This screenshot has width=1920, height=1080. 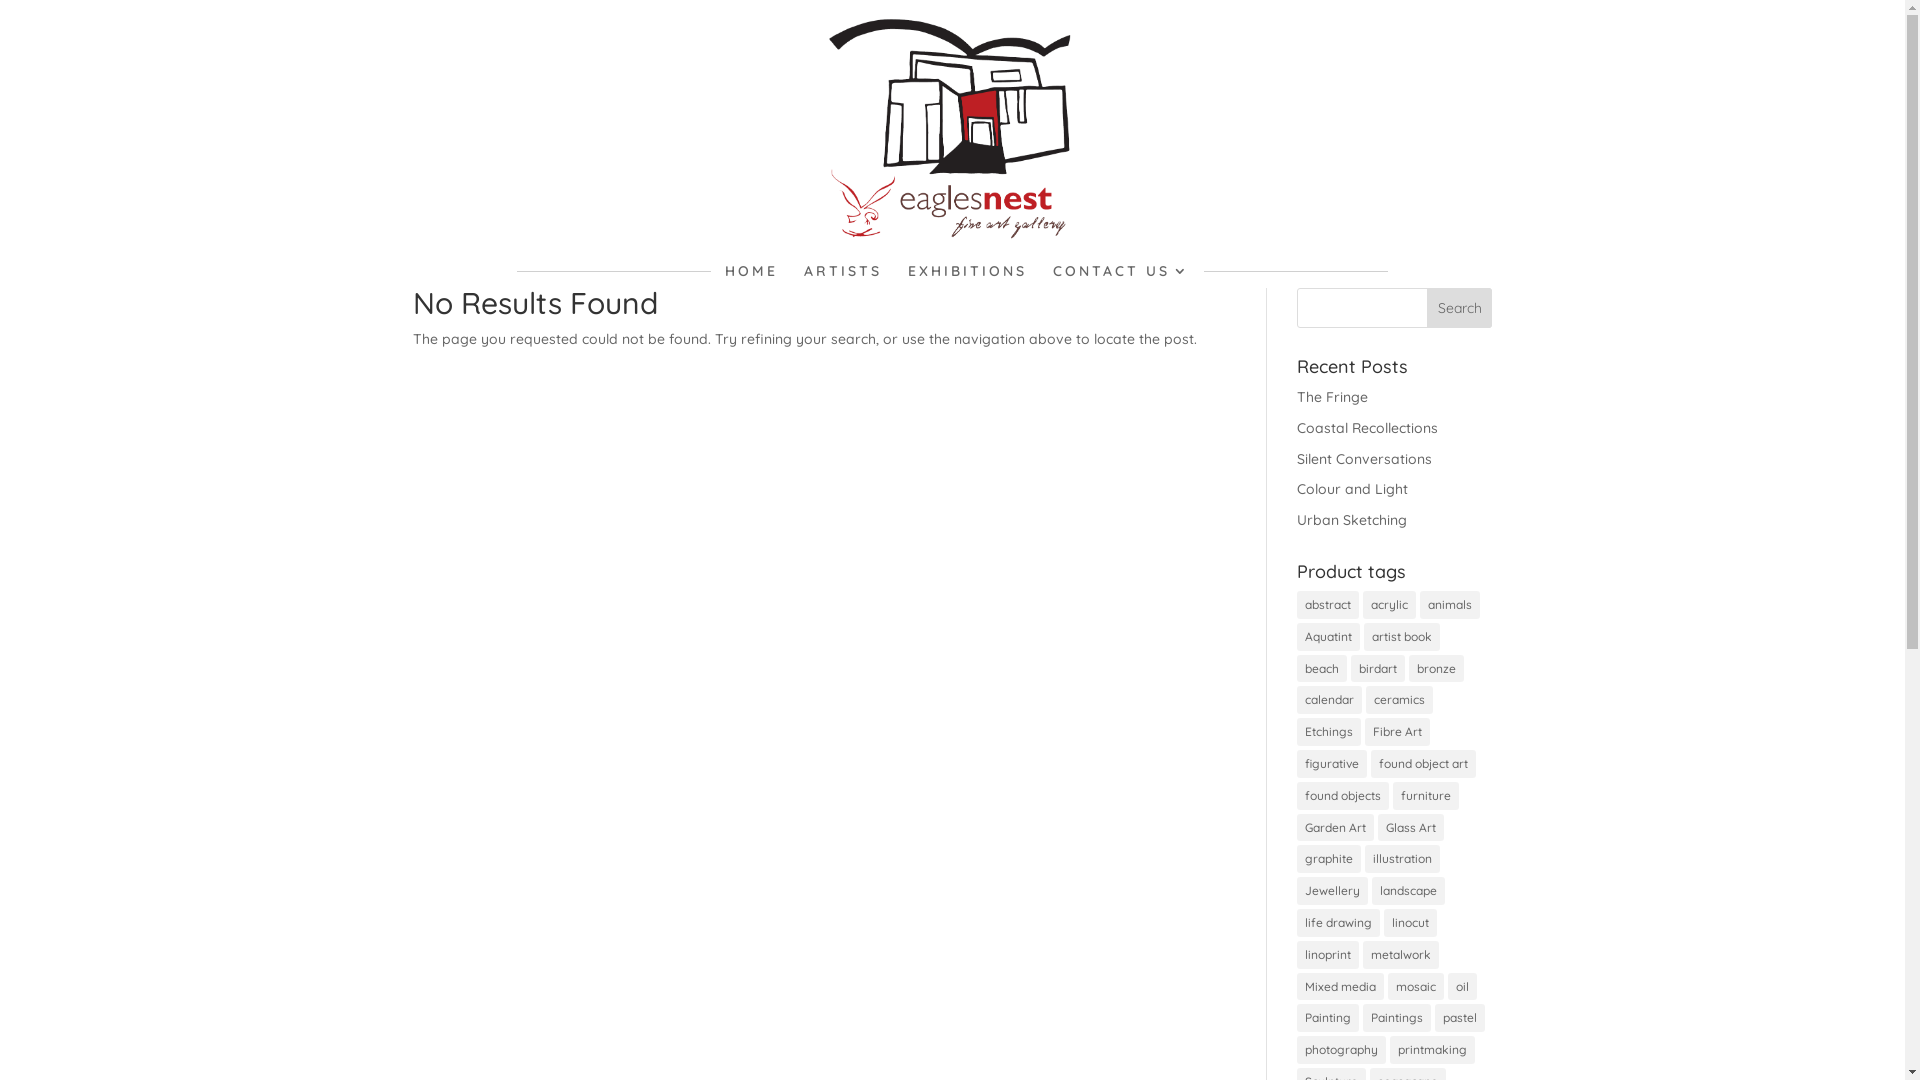 I want to click on 'Painting', so click(x=1328, y=1018).